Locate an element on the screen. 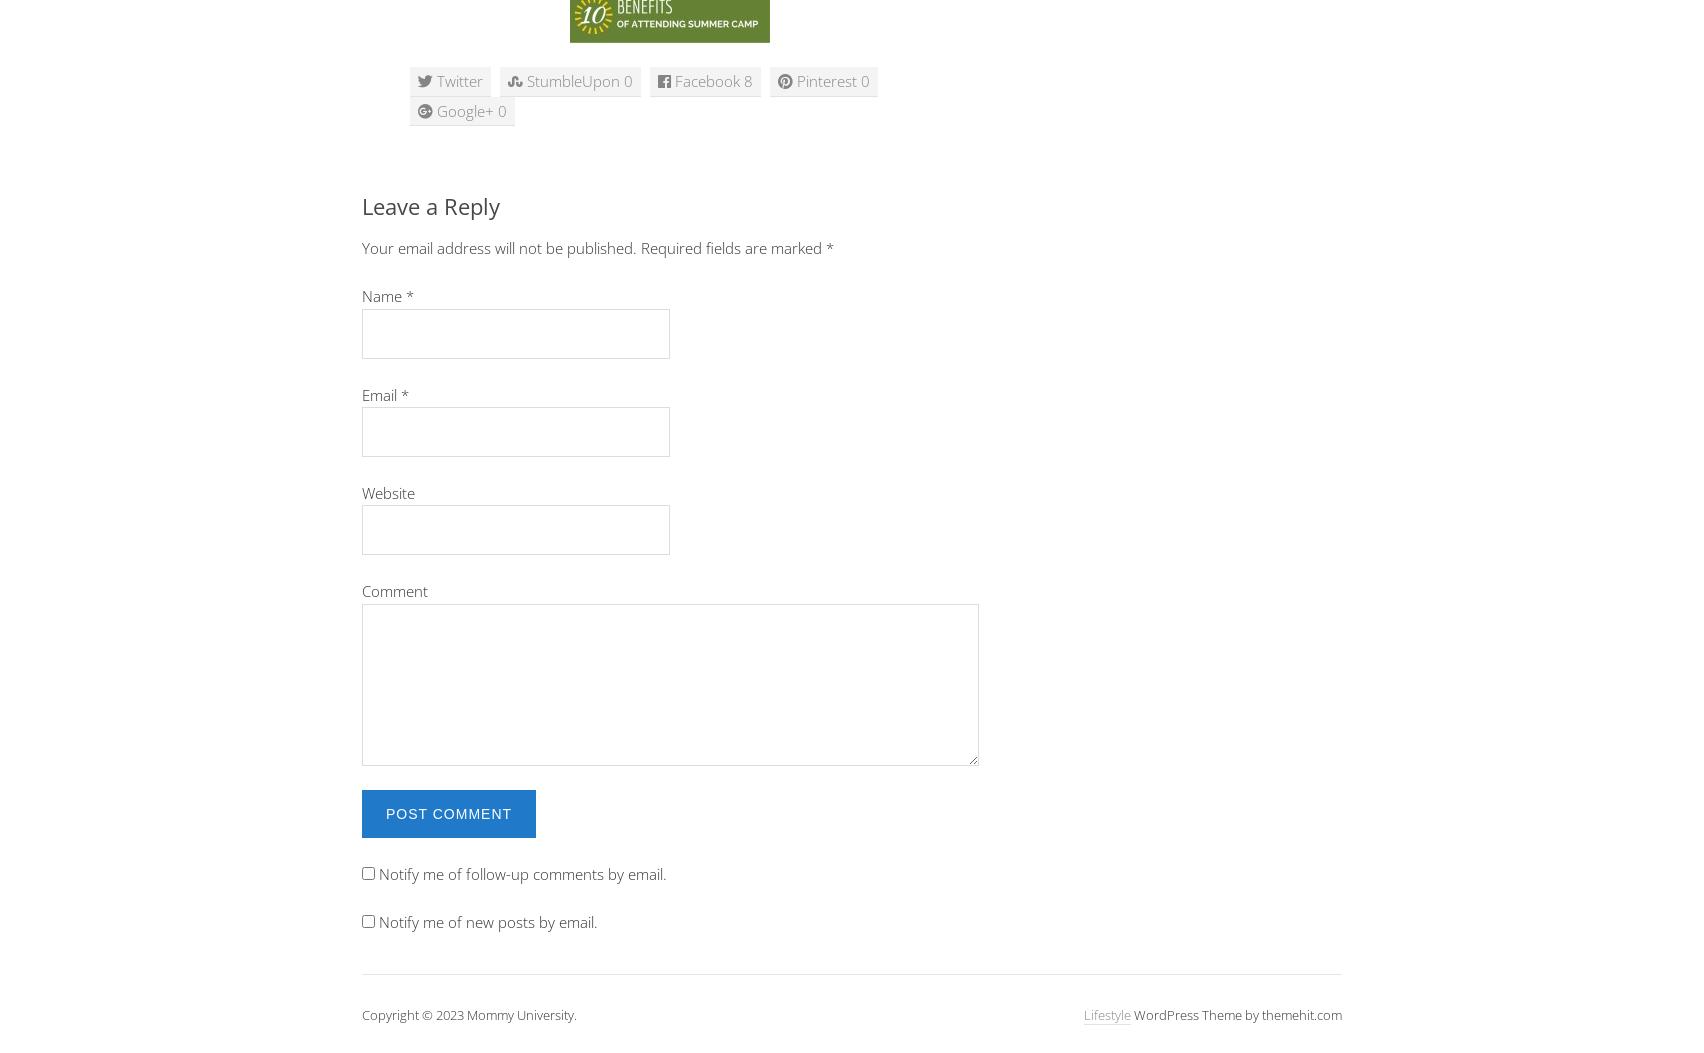  'Pinterest' is located at coordinates (795, 79).